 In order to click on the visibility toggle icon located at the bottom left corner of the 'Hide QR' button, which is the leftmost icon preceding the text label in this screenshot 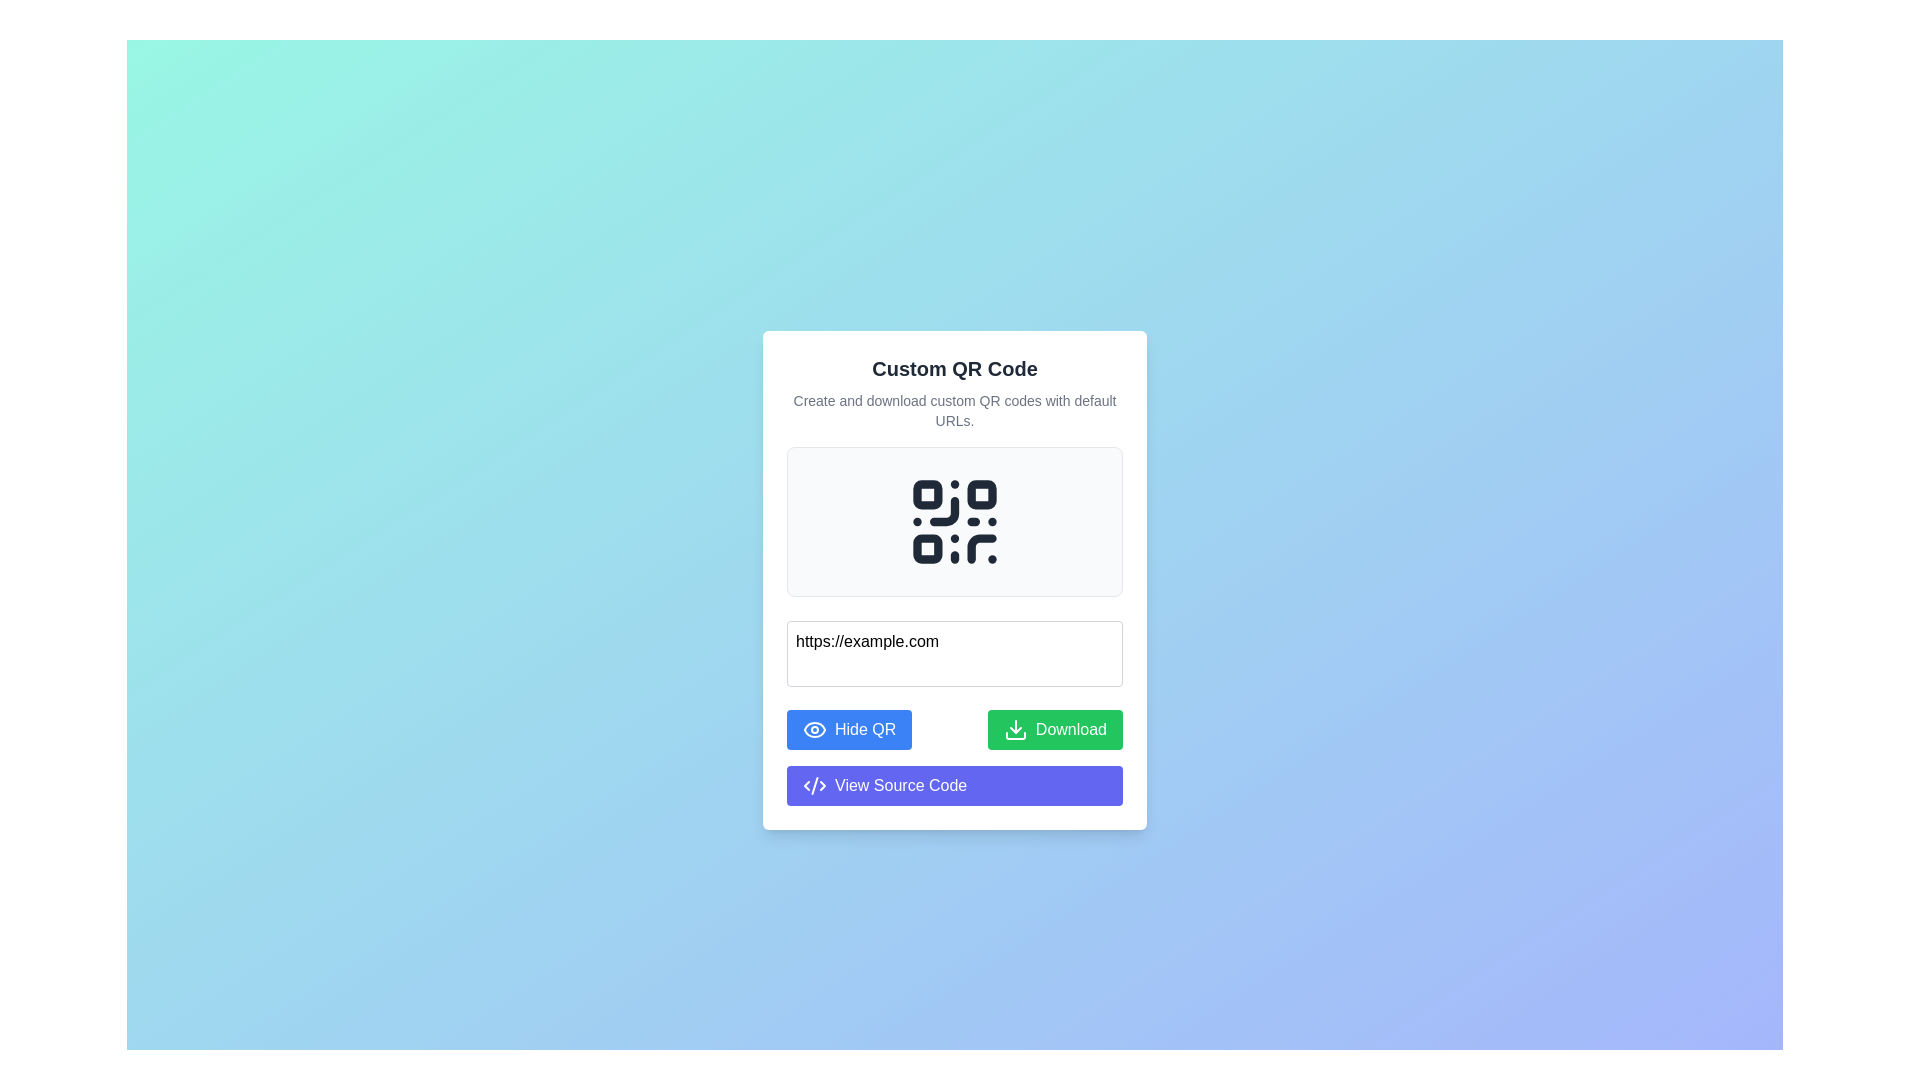, I will do `click(815, 729)`.